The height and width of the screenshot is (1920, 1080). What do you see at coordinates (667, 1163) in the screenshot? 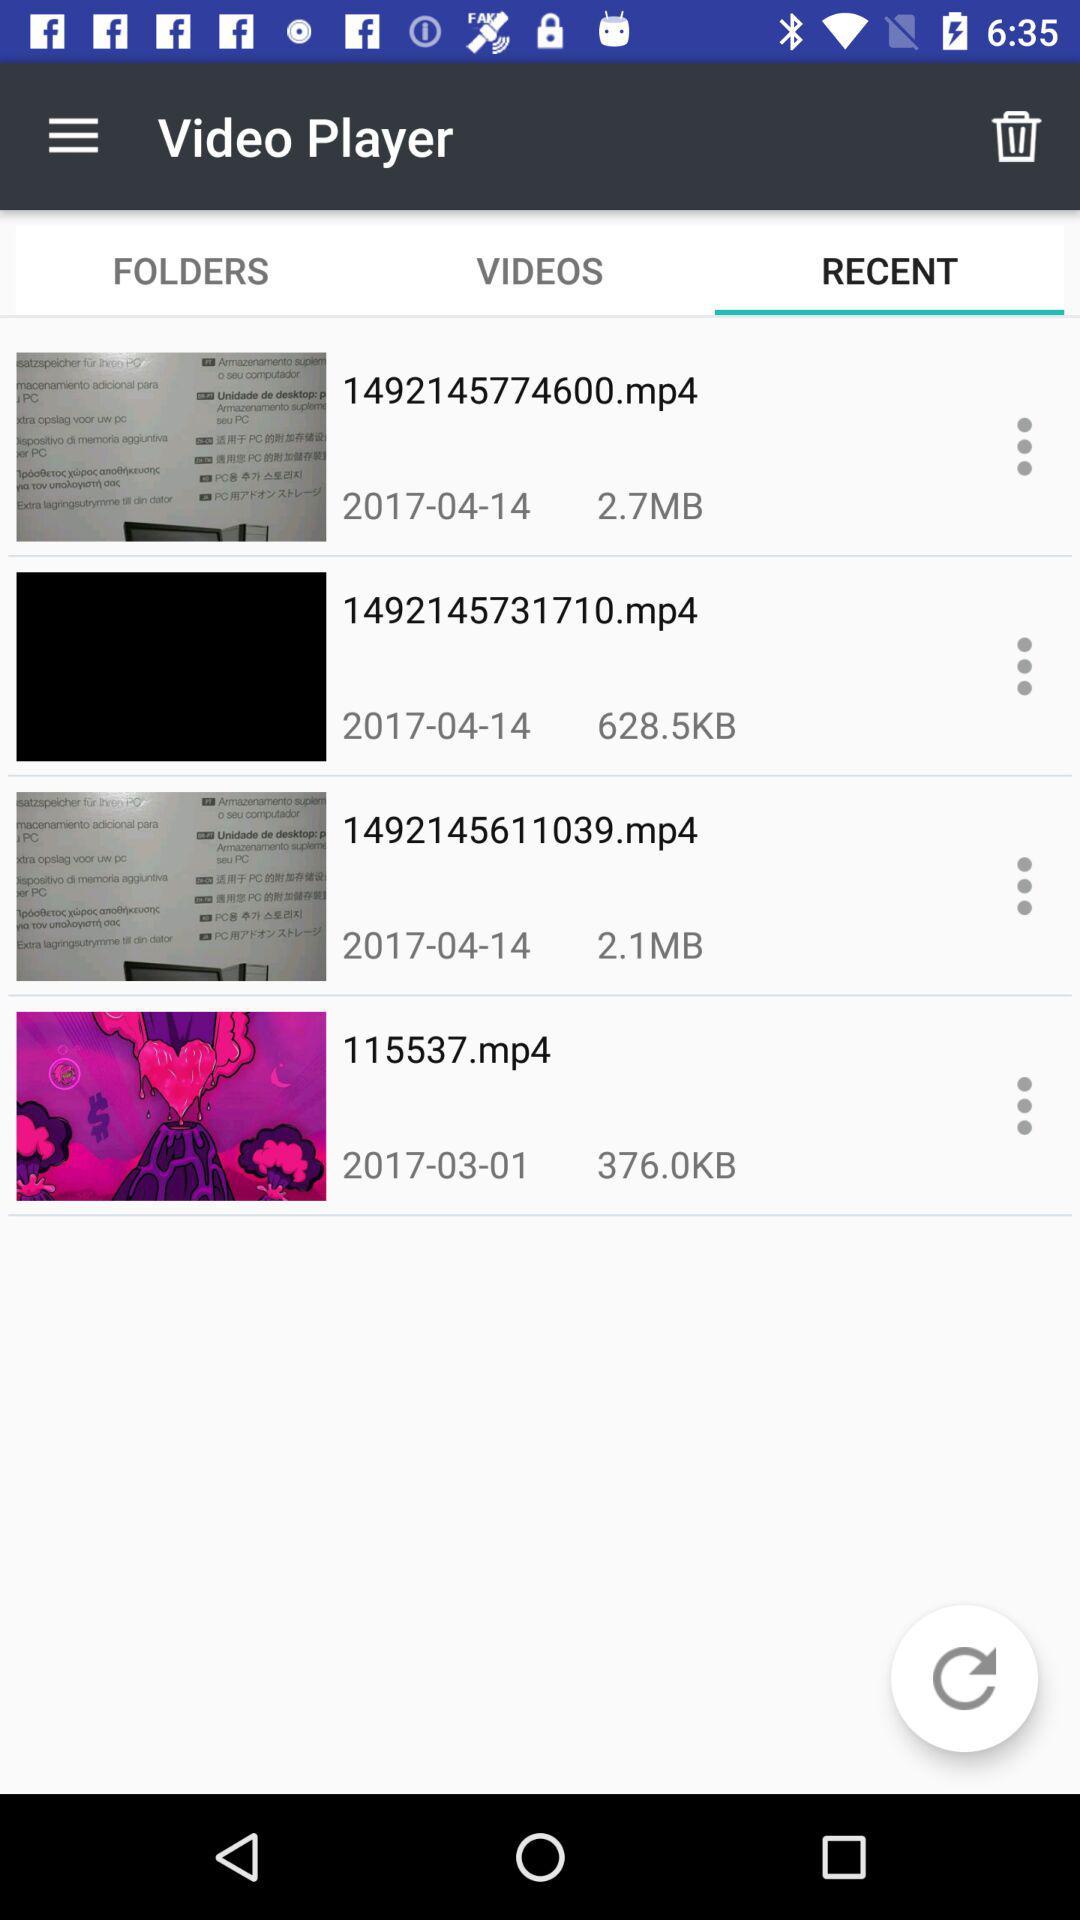
I see `icon below 115537.mp4 icon` at bounding box center [667, 1163].